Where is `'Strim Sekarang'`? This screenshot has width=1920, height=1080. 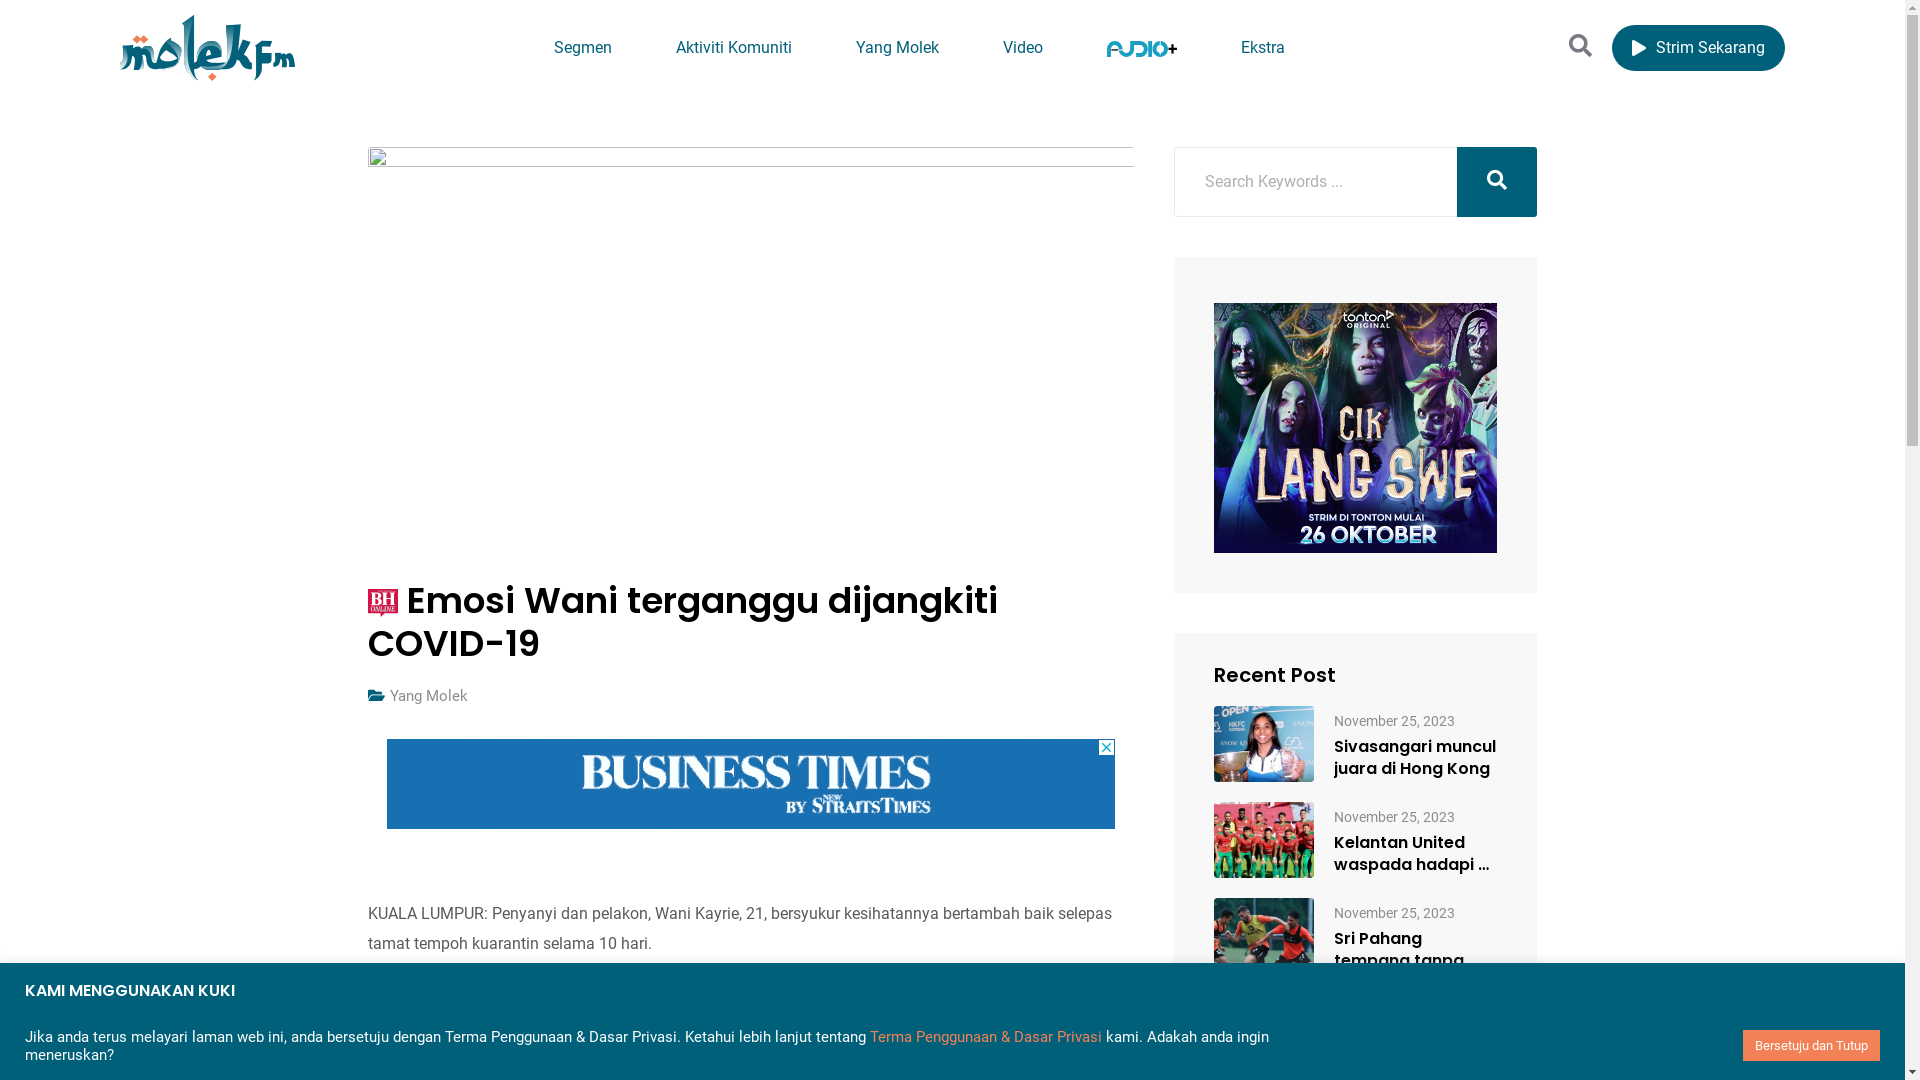 'Strim Sekarang' is located at coordinates (1697, 46).